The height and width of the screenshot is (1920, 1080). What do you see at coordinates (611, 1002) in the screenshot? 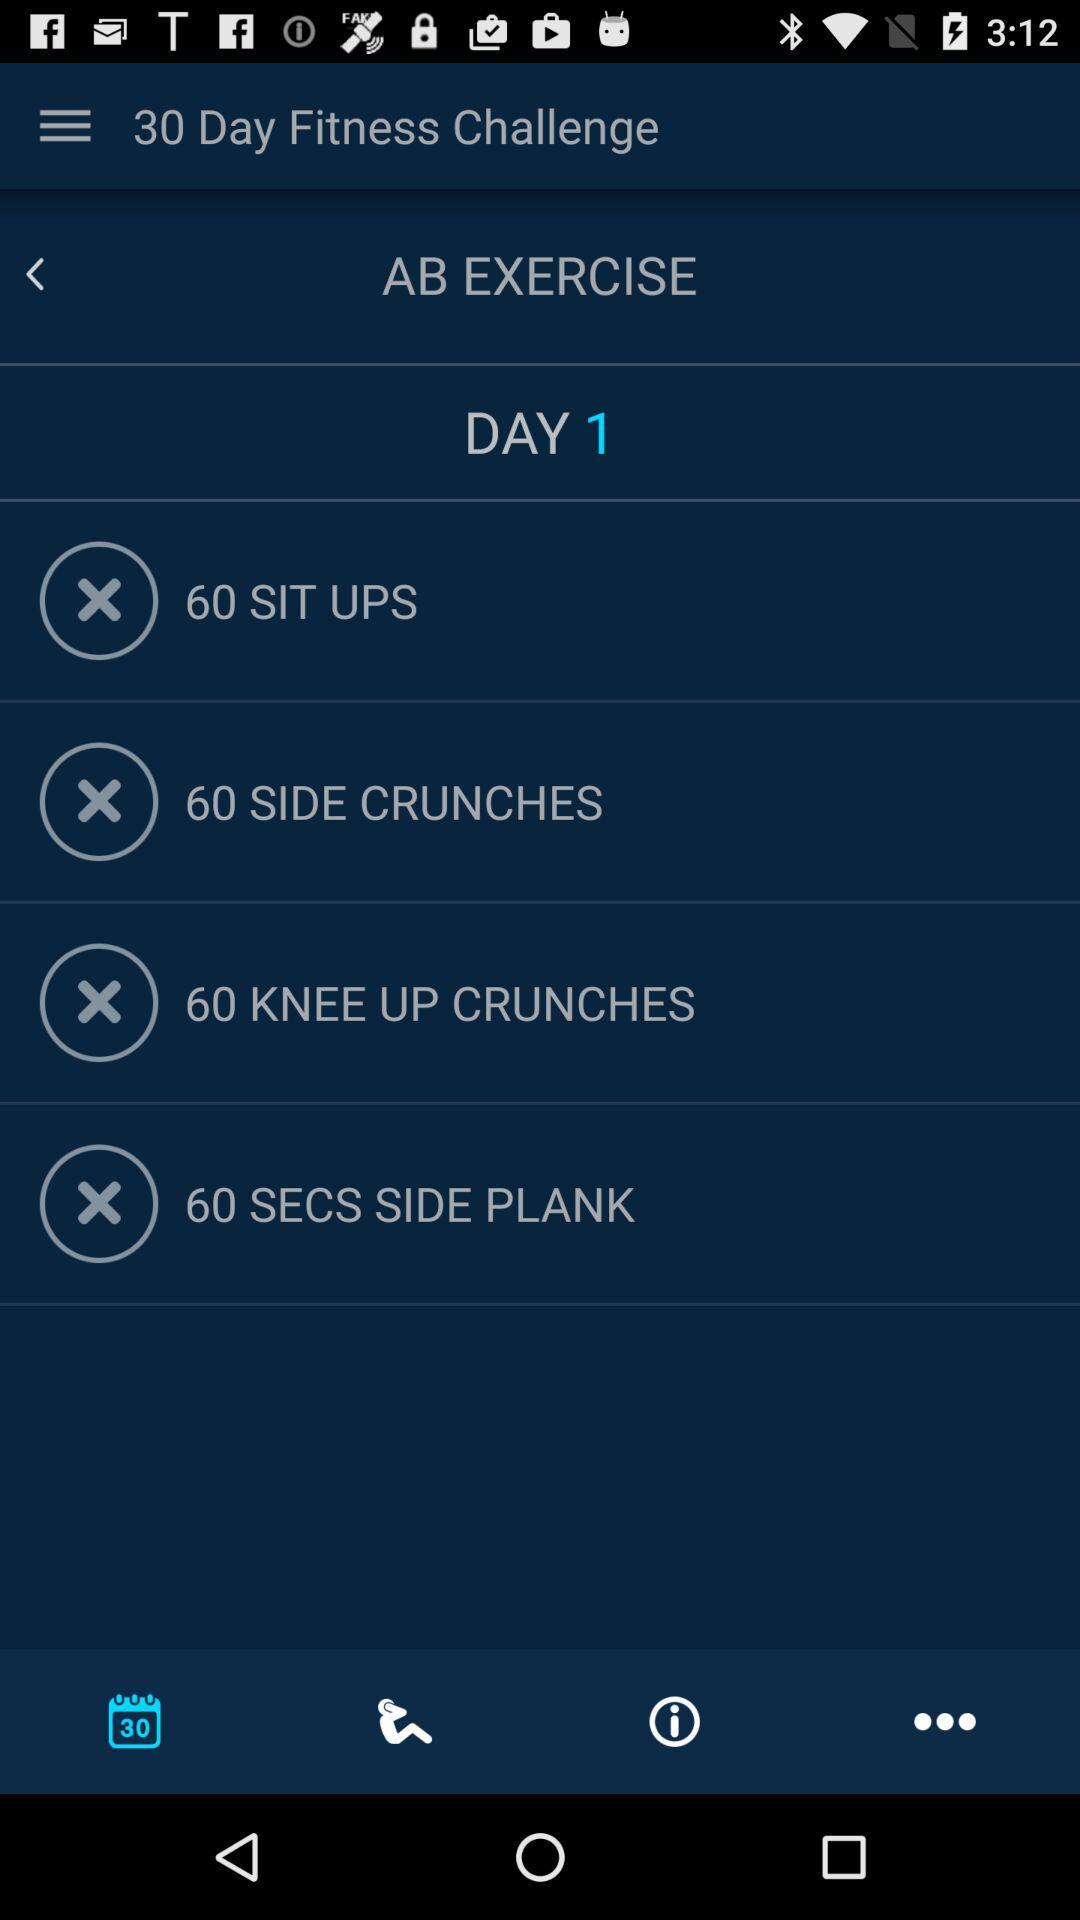
I see `the item above the 60 secs side item` at bounding box center [611, 1002].